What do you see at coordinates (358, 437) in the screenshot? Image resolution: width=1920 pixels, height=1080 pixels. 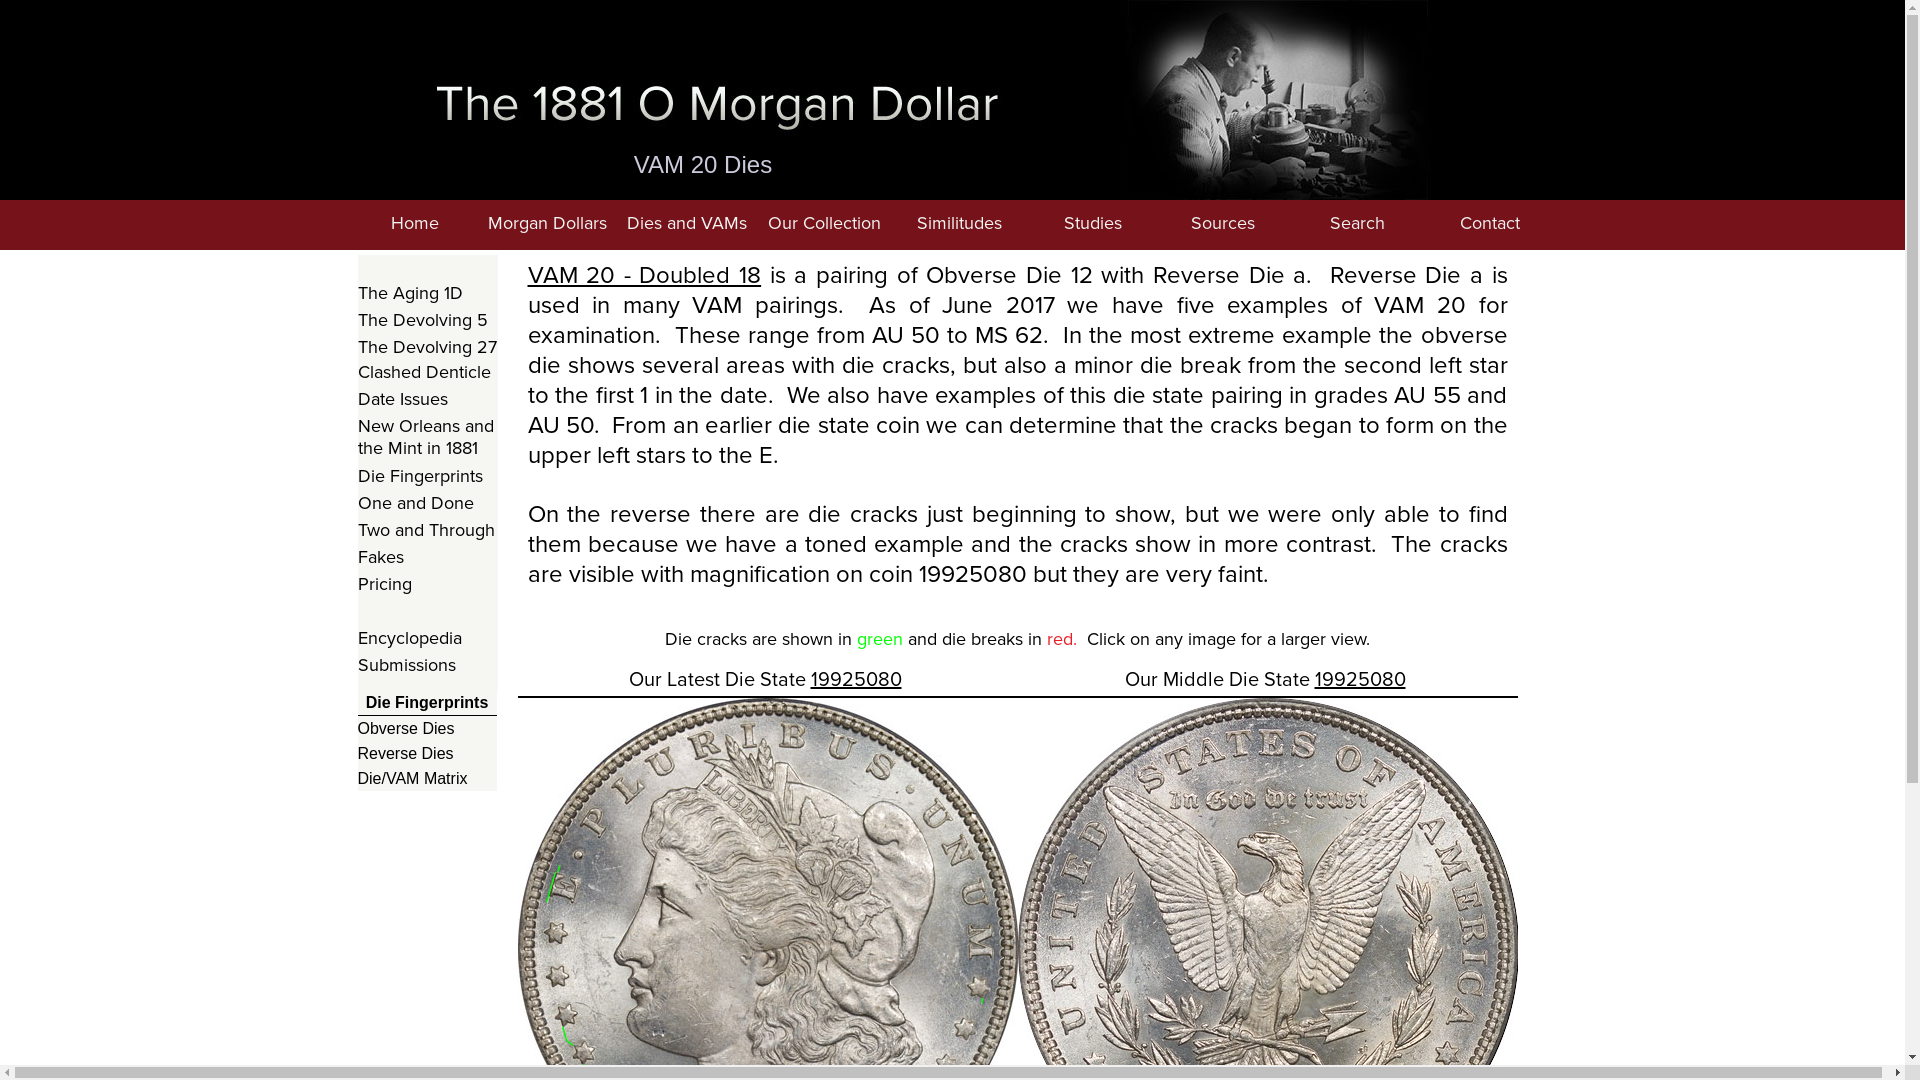 I see `'New Orleans and the Mint in 1881'` at bounding box center [358, 437].